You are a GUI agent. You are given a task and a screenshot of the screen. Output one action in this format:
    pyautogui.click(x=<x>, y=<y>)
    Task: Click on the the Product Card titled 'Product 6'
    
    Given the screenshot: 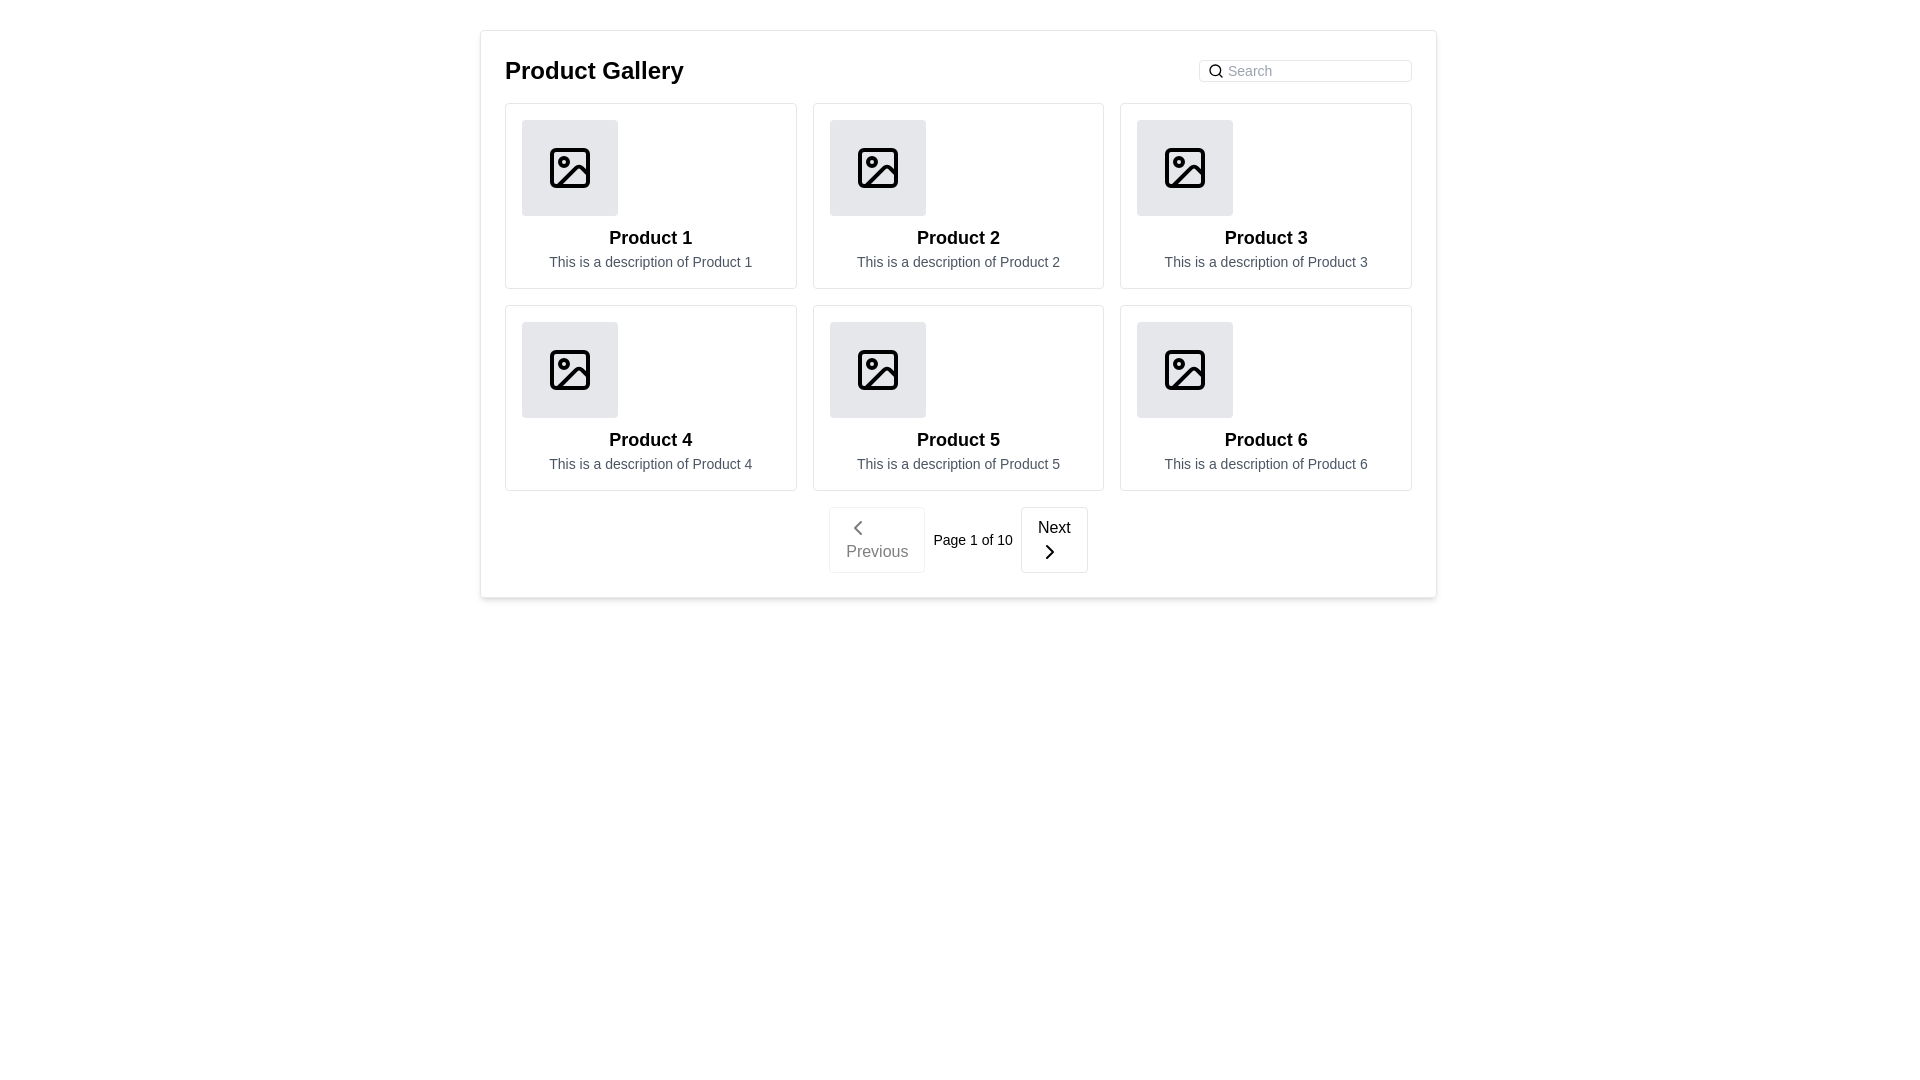 What is the action you would take?
    pyautogui.click(x=1265, y=397)
    